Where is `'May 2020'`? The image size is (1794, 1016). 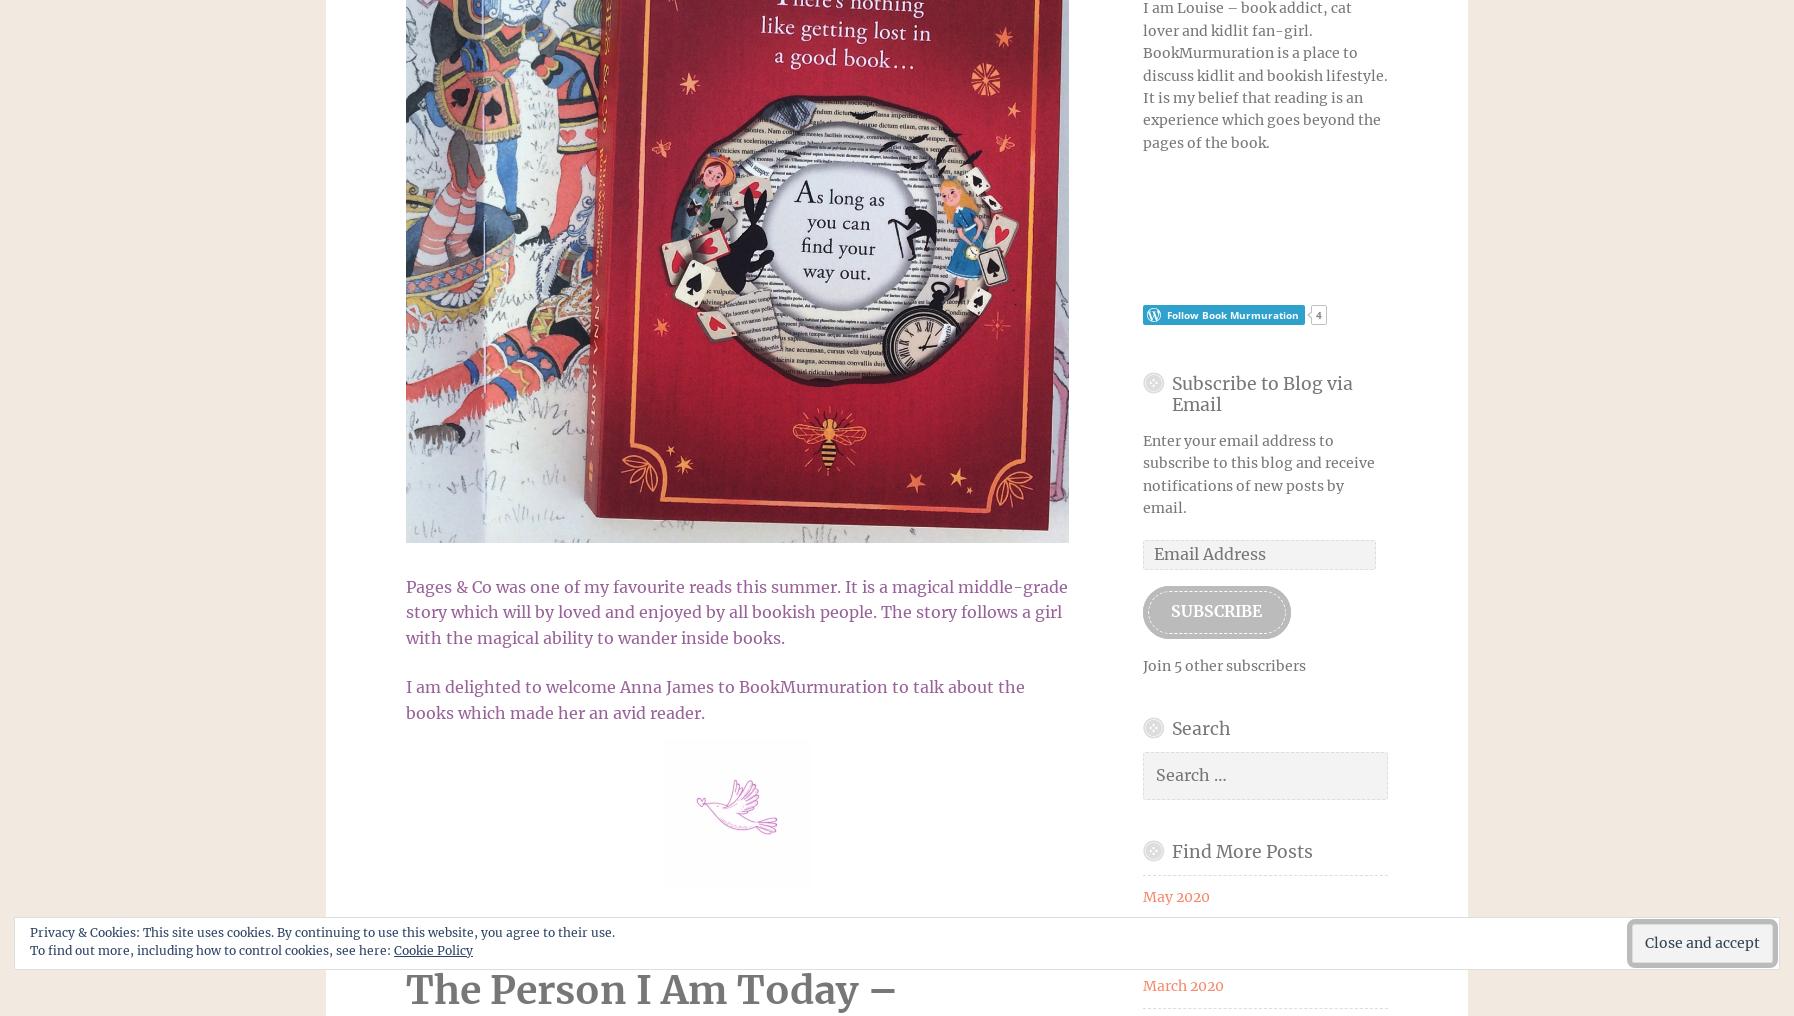 'May 2020' is located at coordinates (1174, 896).